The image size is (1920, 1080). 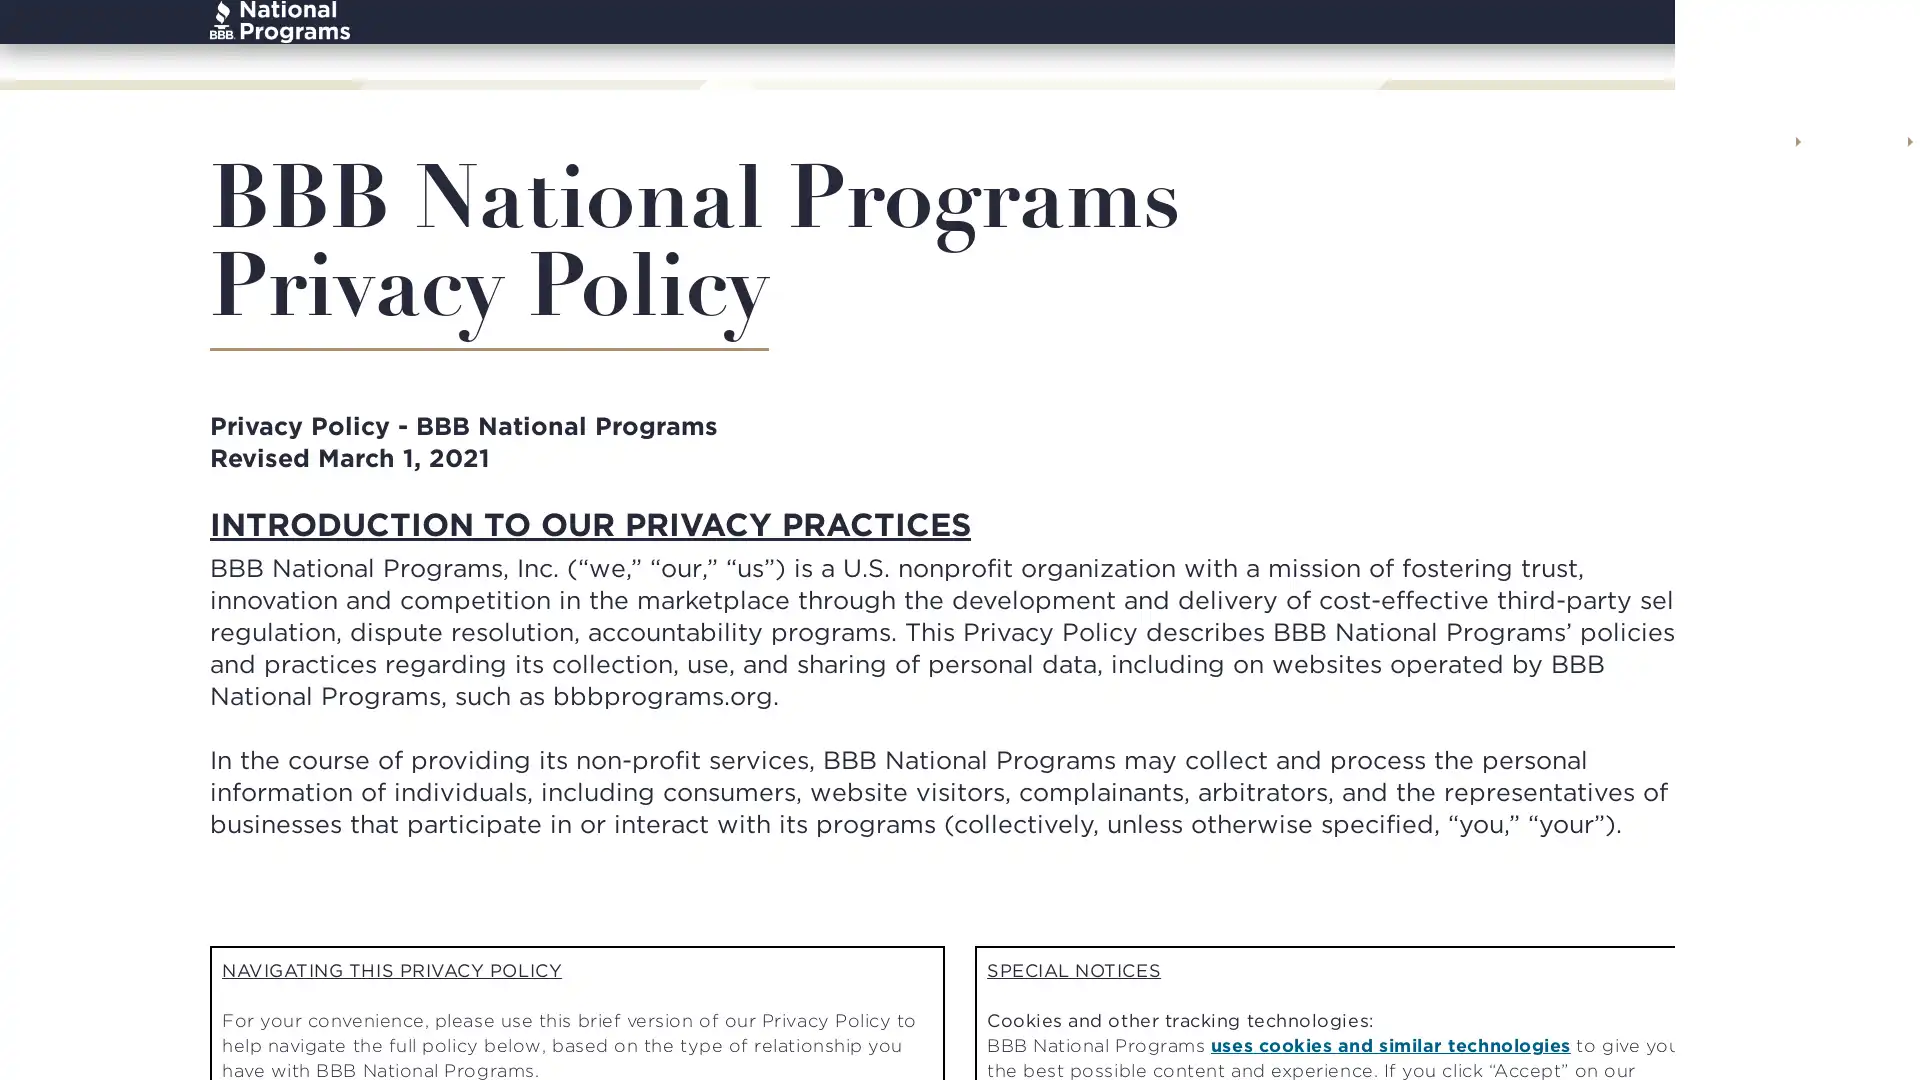 I want to click on Search, so click(x=1688, y=46).